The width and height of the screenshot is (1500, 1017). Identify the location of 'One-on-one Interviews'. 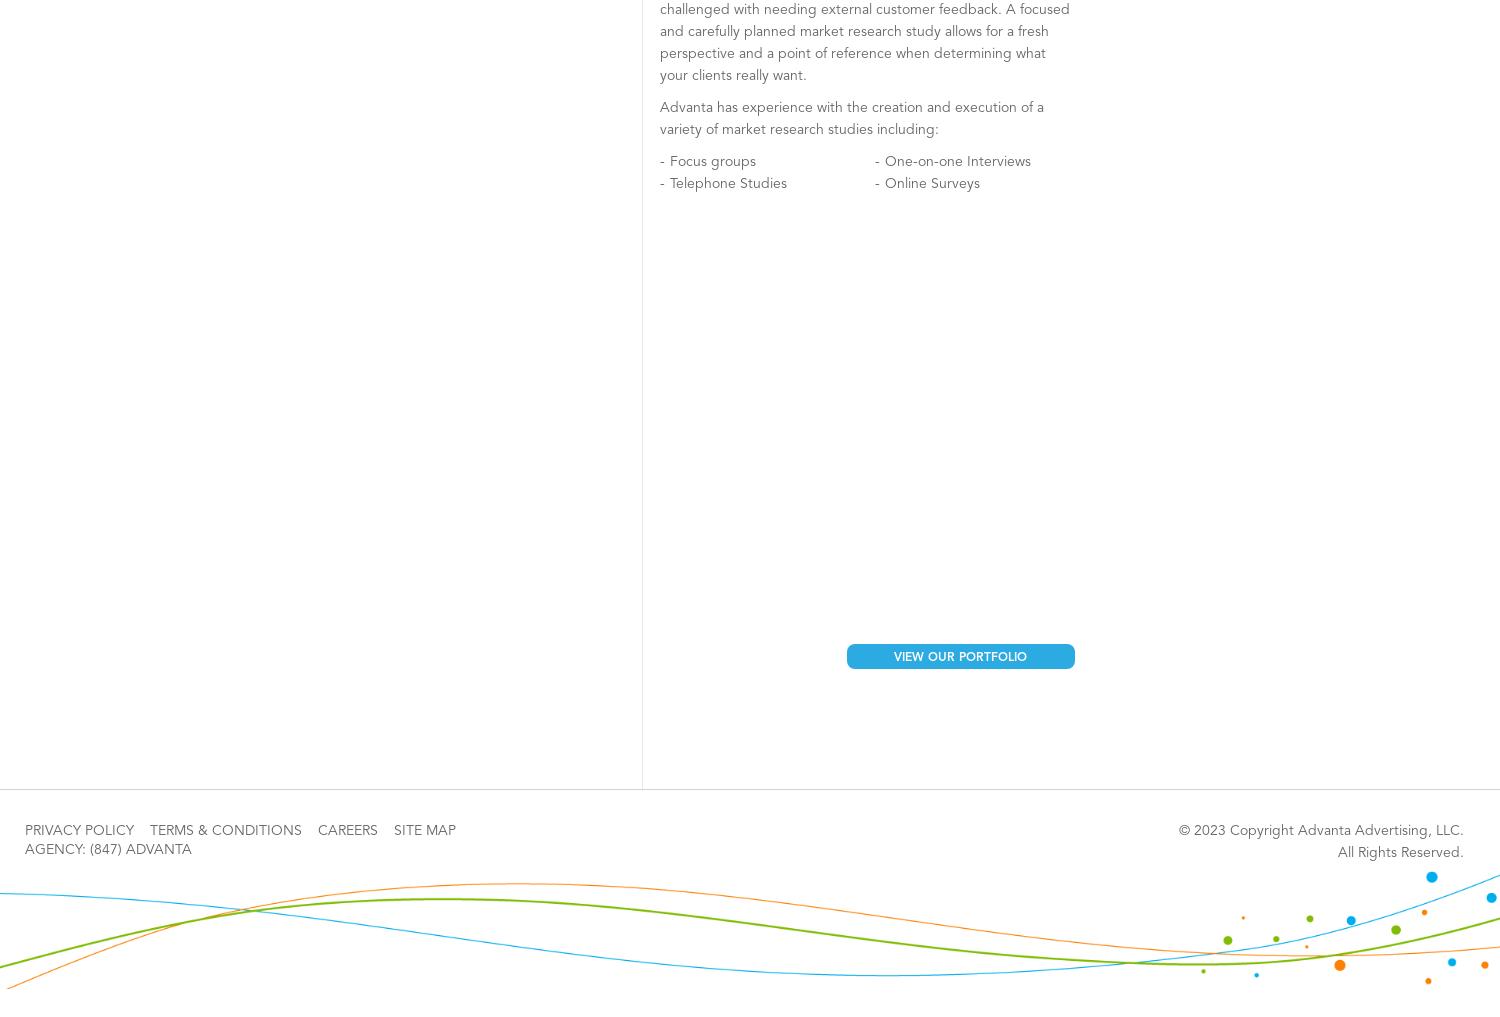
(956, 161).